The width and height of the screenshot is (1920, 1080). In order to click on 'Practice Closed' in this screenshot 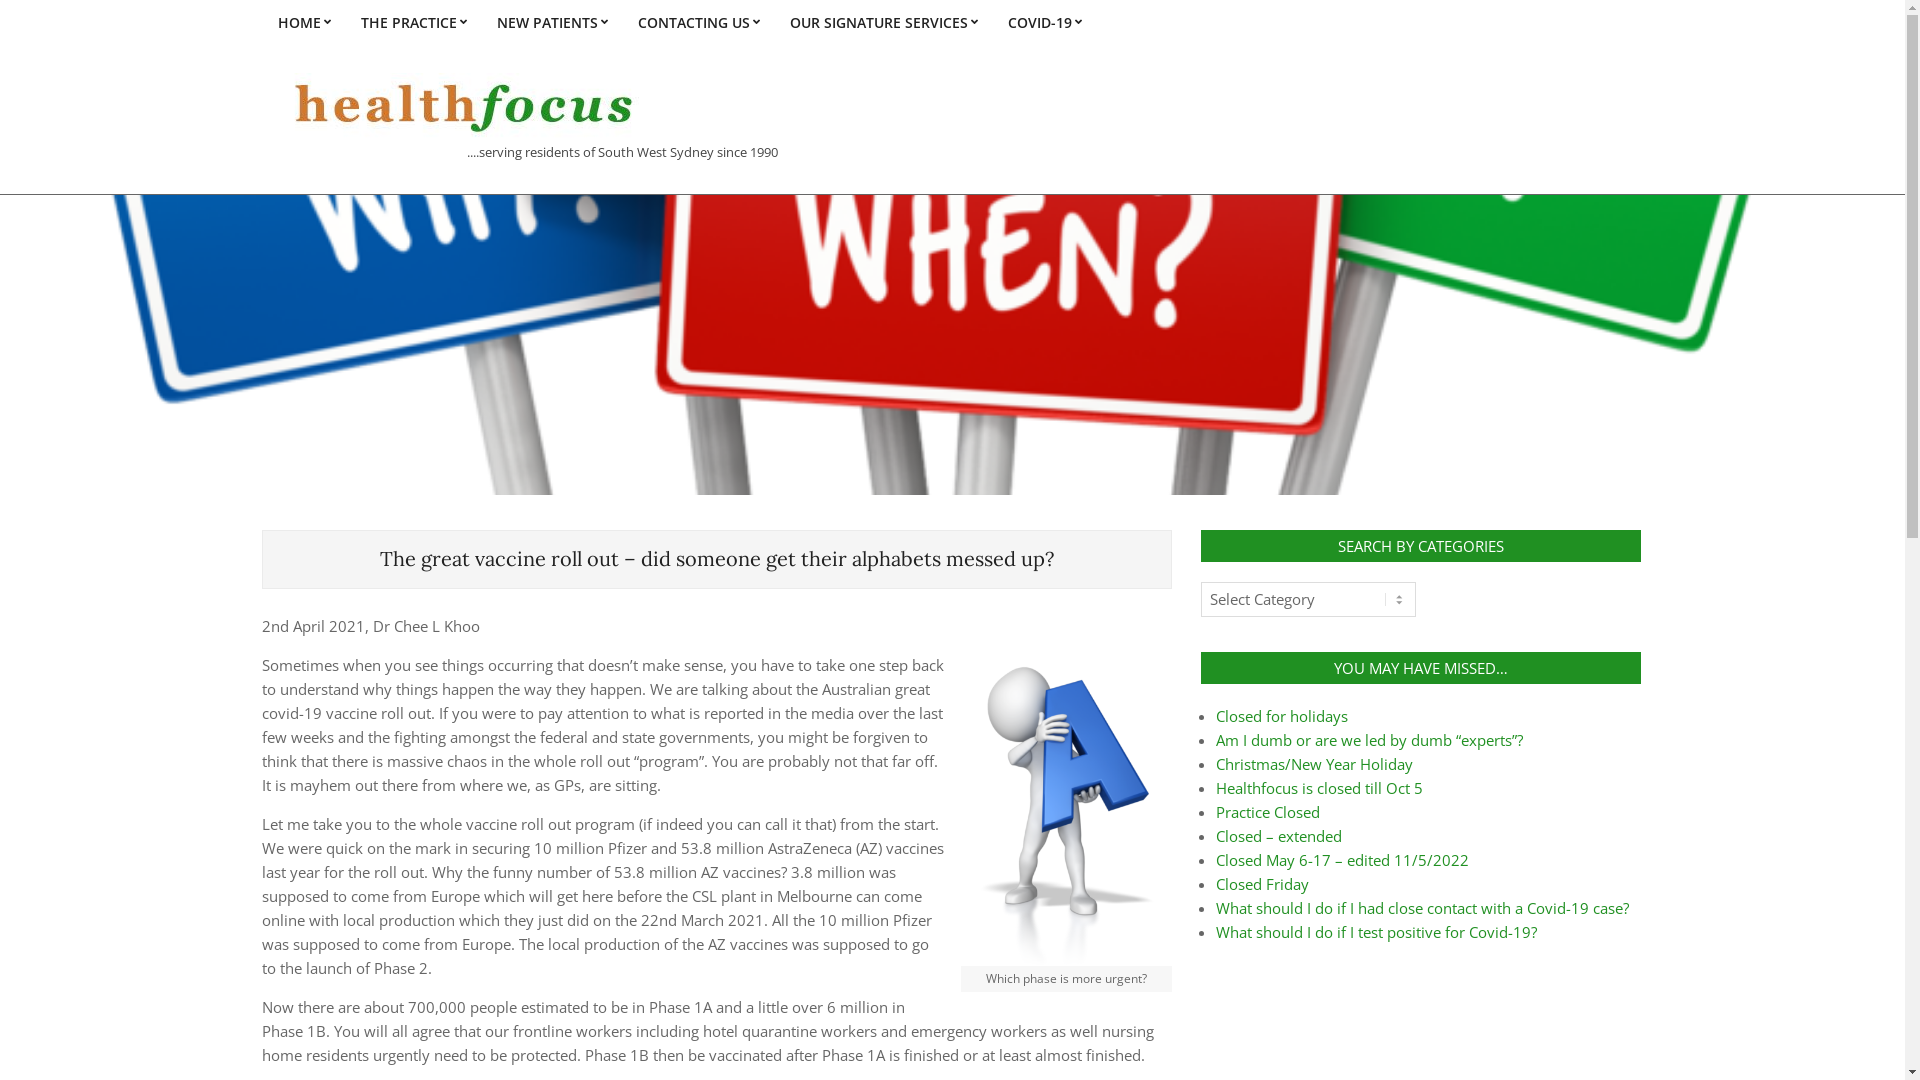, I will do `click(1266, 812)`.